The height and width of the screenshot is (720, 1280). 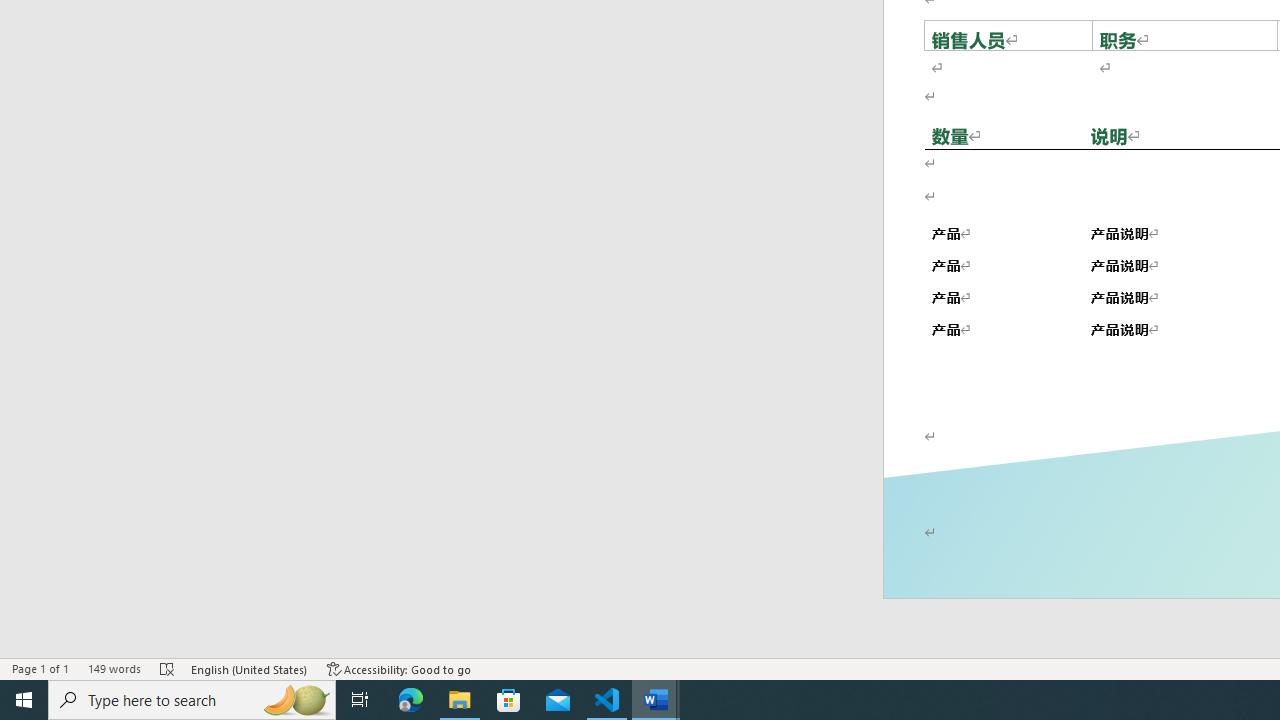 What do you see at coordinates (249, 669) in the screenshot?
I see `'Language English (United States)'` at bounding box center [249, 669].